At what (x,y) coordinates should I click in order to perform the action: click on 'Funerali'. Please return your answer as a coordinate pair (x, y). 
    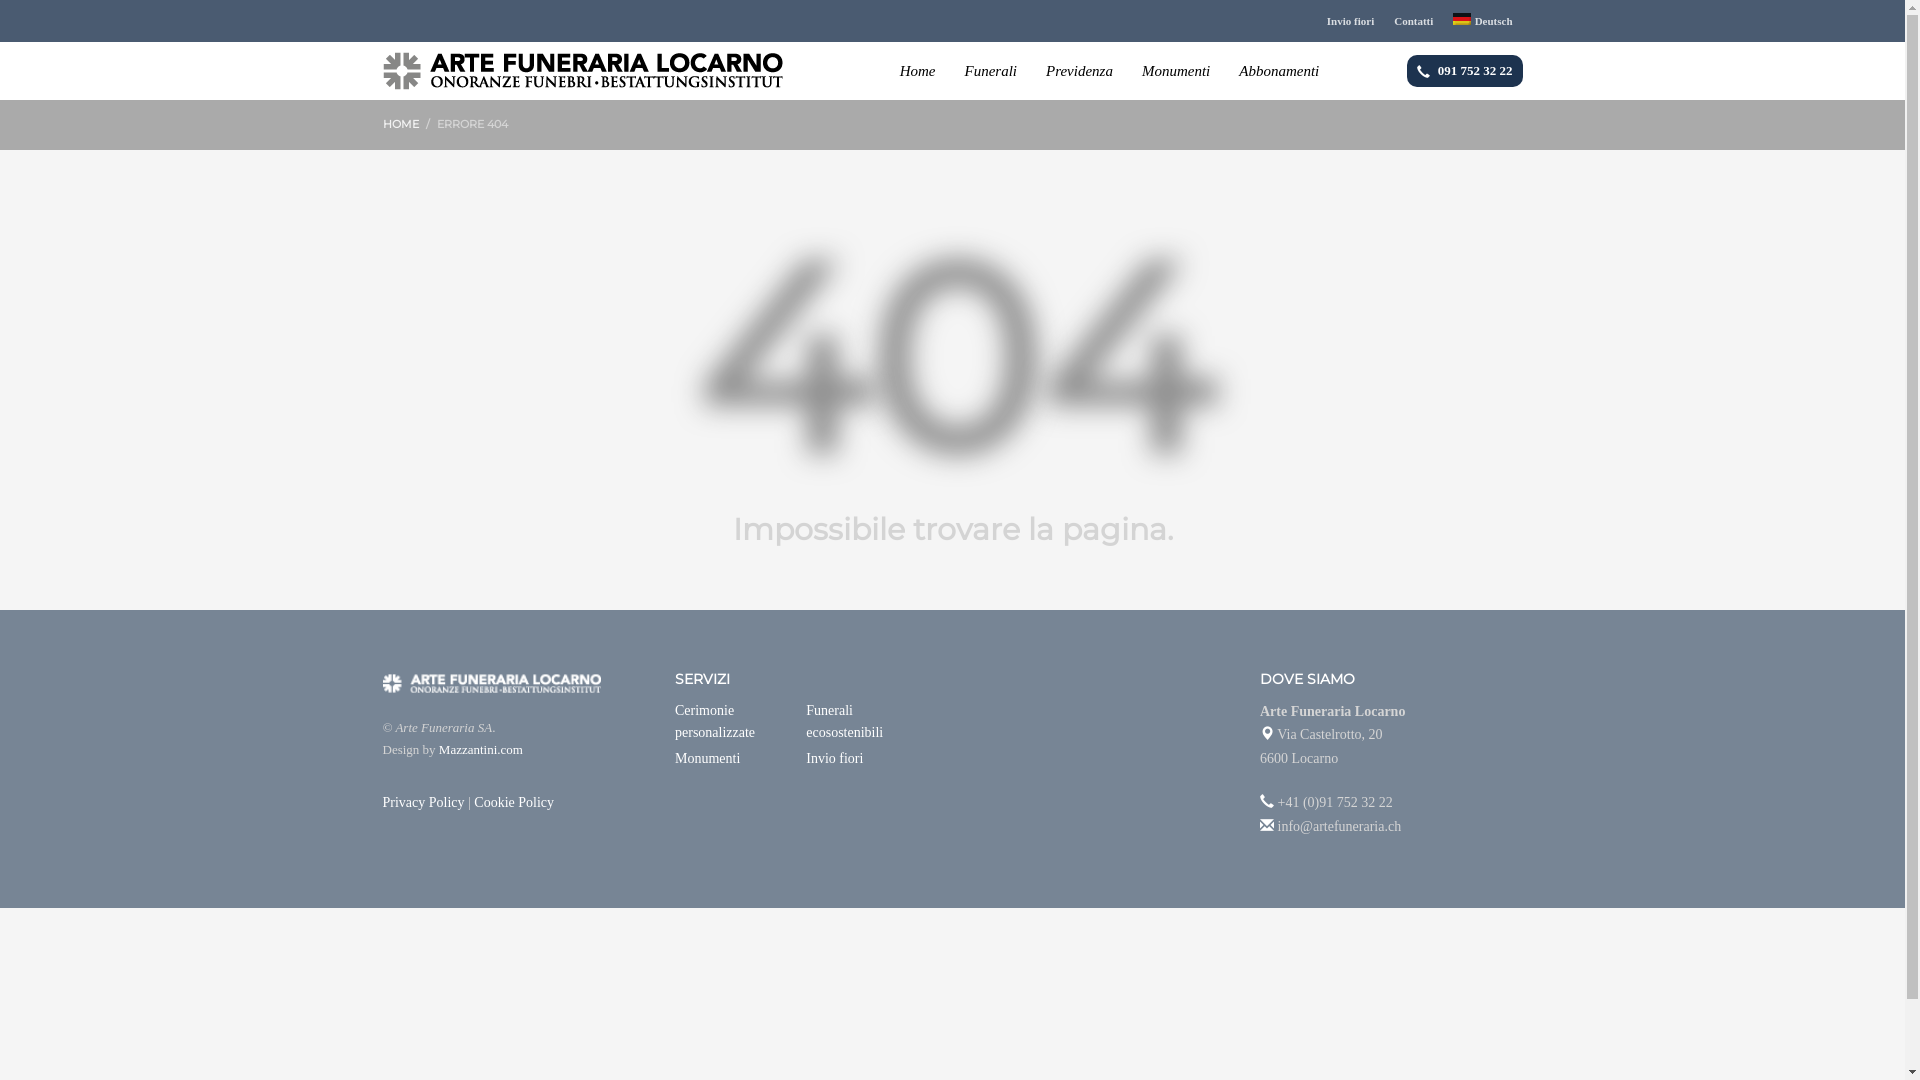
    Looking at the image, I should click on (950, 69).